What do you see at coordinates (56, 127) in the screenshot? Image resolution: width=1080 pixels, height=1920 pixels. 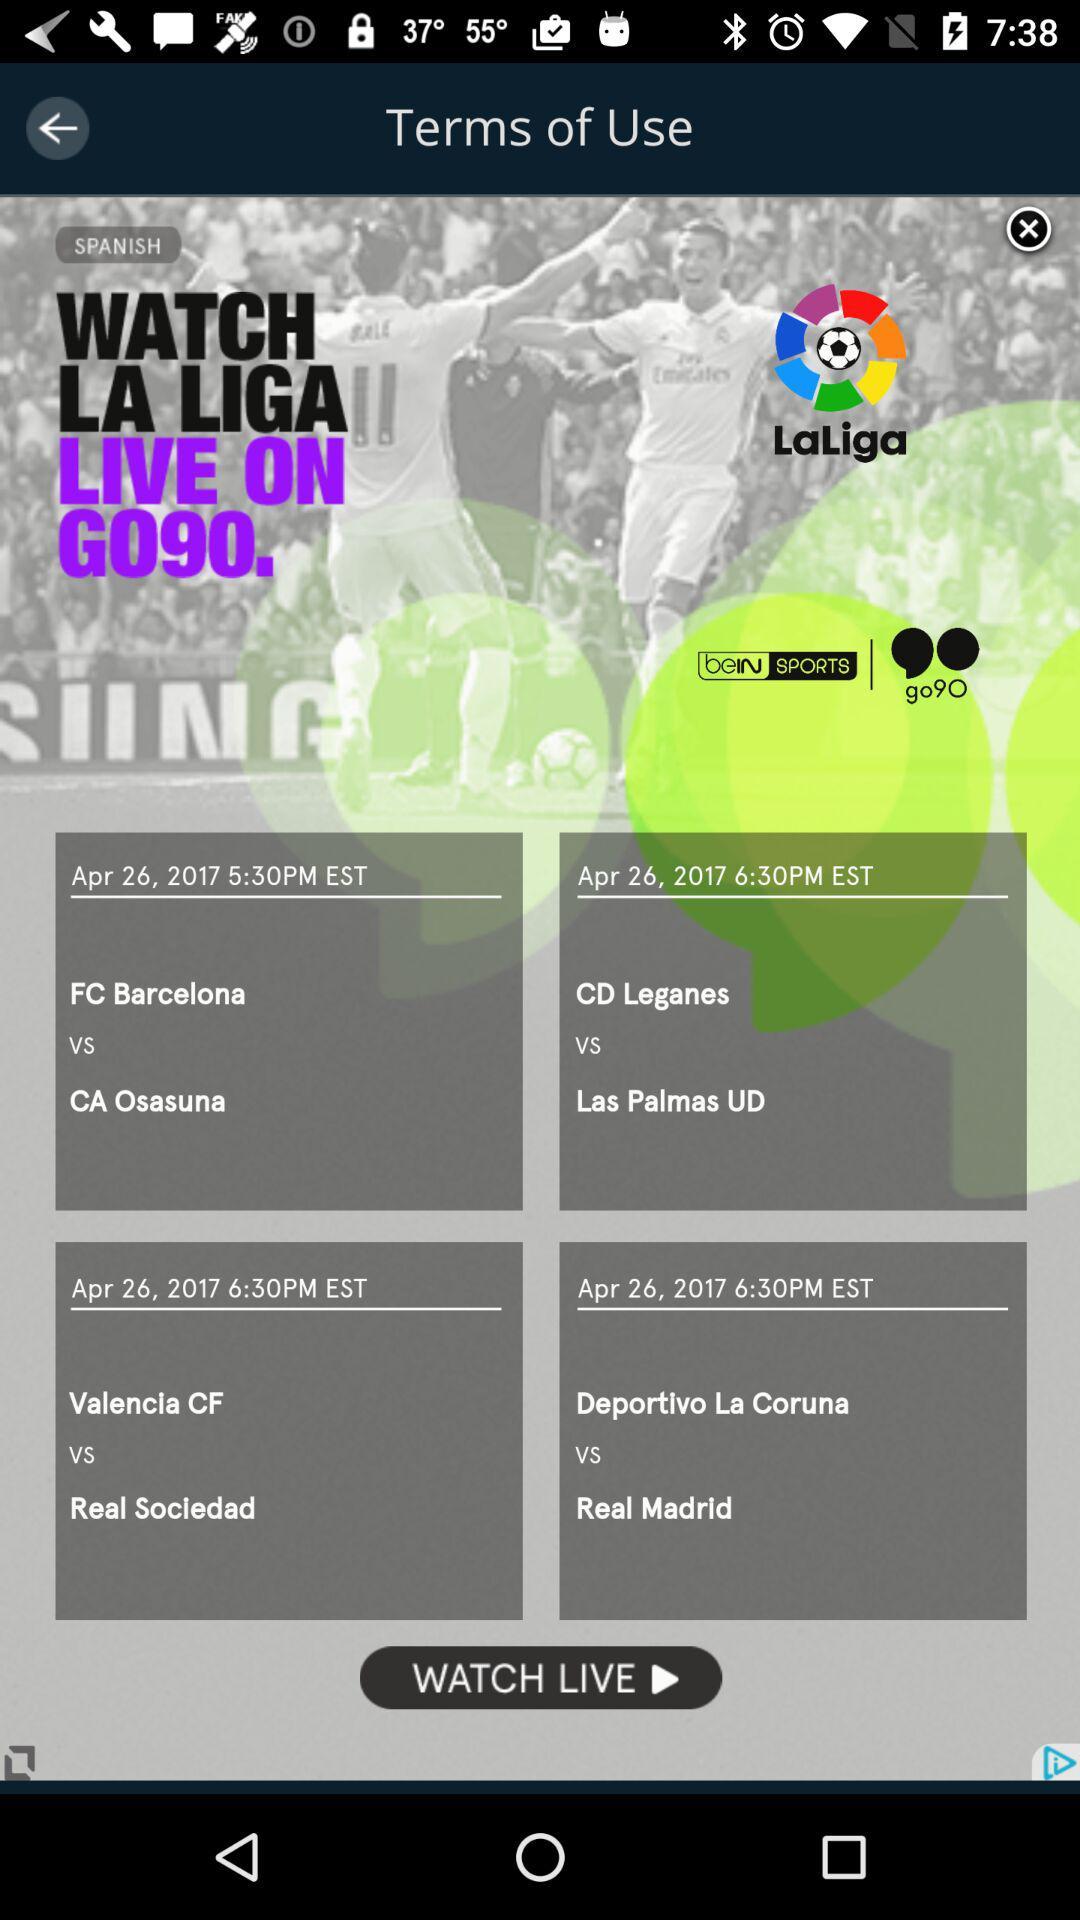 I see `the arrow_backward icon` at bounding box center [56, 127].